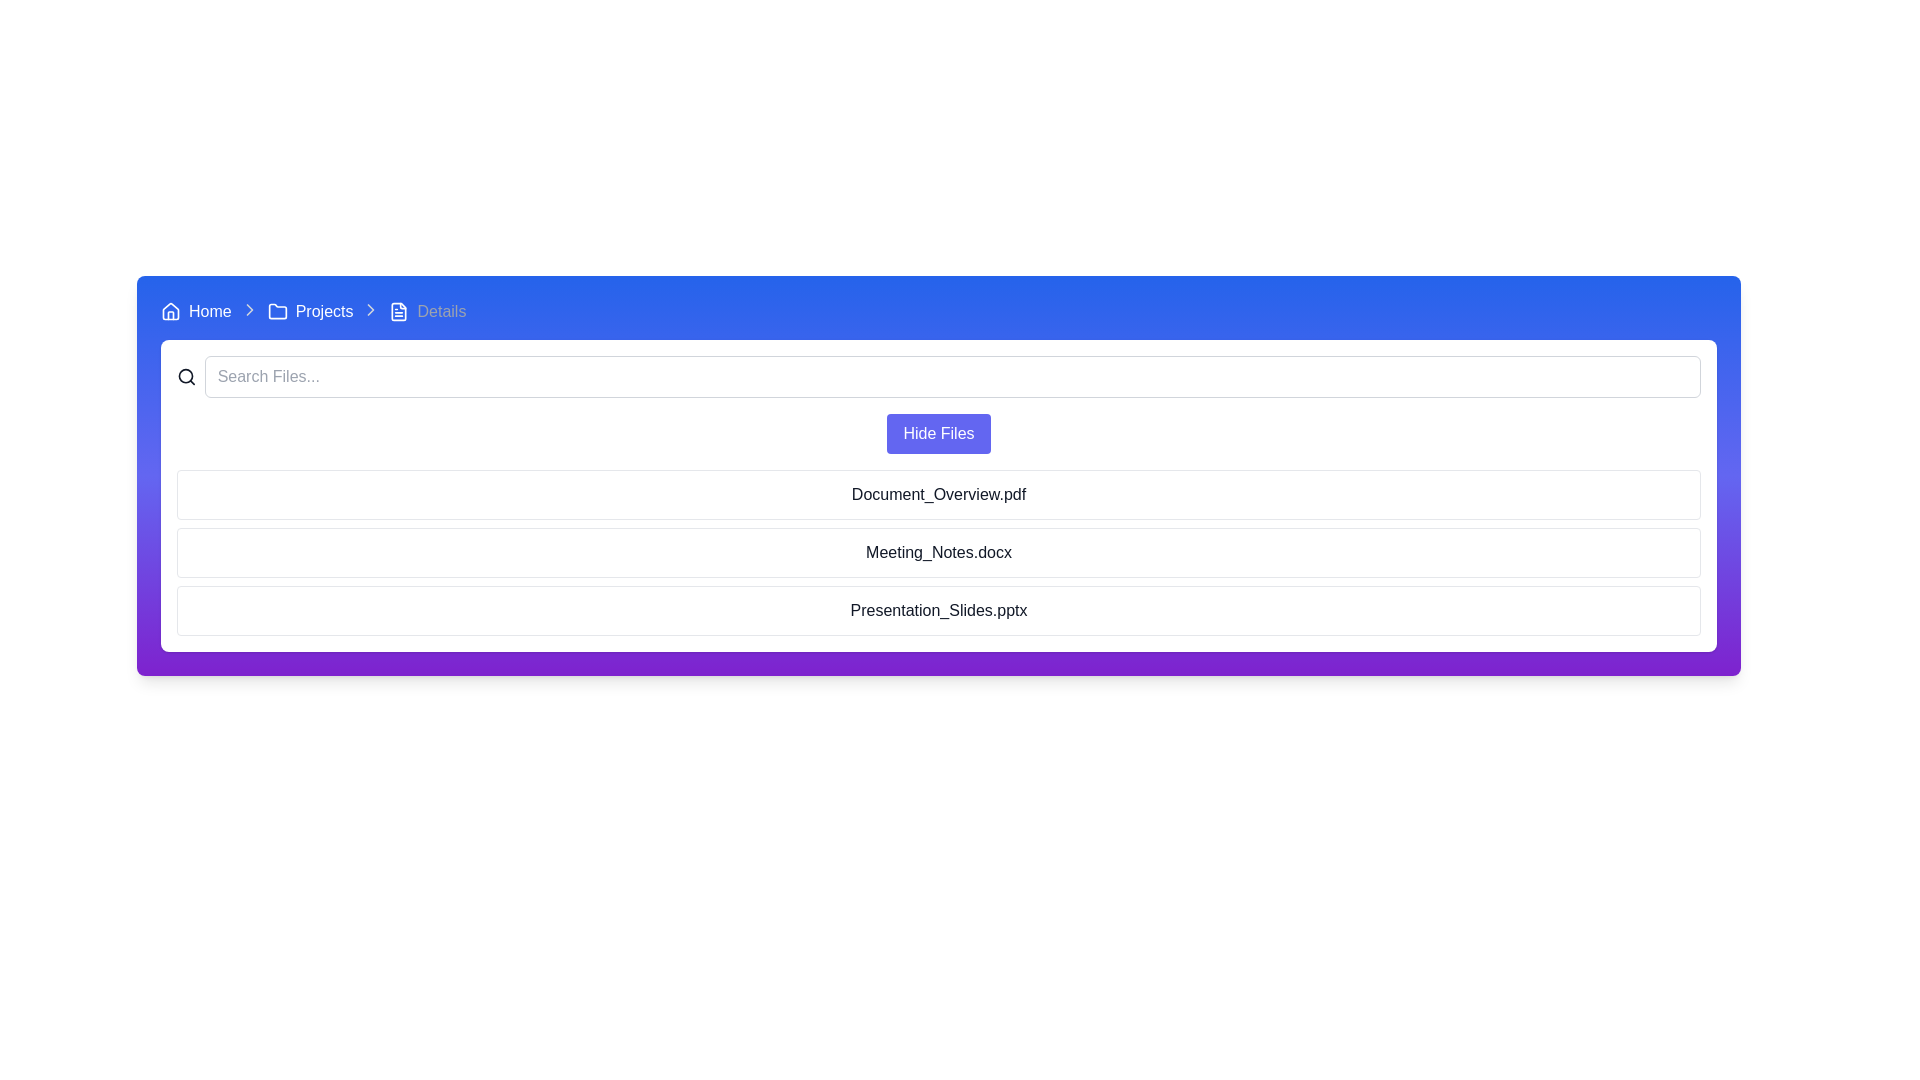 The image size is (1920, 1080). Describe the element at coordinates (371, 312) in the screenshot. I see `the right-pointing chevron arrow in the navigation bar located between 'Projects' and 'Details'` at that location.